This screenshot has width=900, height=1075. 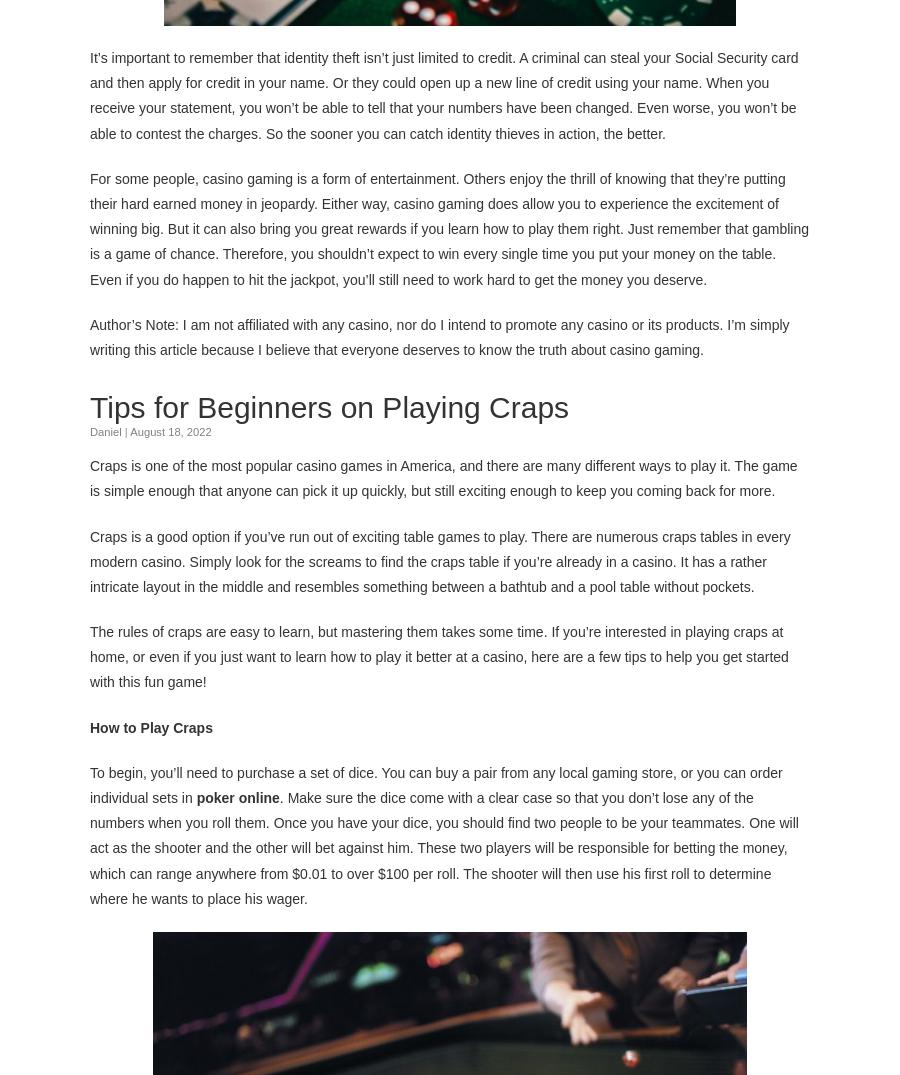 I want to click on 'The rules of craps are easy to learn, but mastering them takes some time. If you’re interested in playing craps at home, or even if you just want to learn how to play it better at a casino, here are a few tips to help you get started with this fun game!', so click(x=439, y=655).